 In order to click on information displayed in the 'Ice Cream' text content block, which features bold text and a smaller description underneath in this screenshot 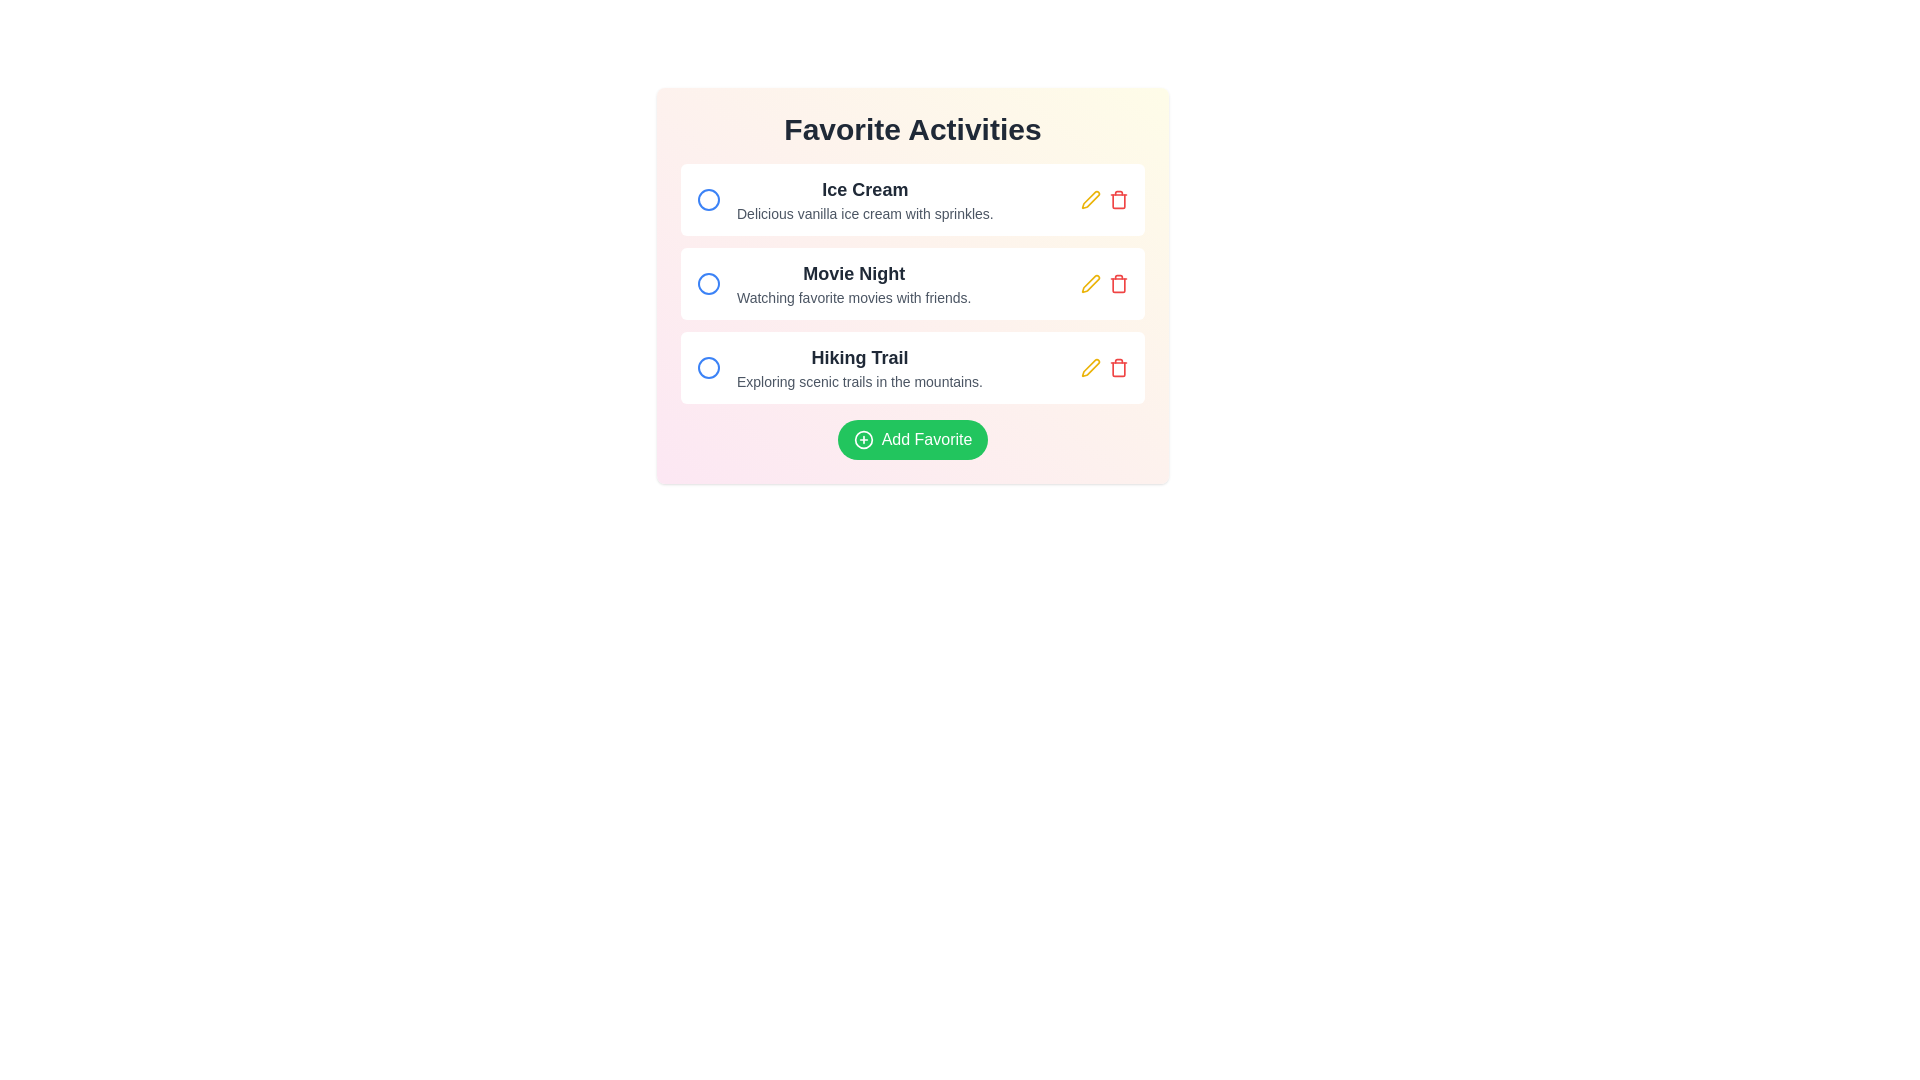, I will do `click(865, 200)`.